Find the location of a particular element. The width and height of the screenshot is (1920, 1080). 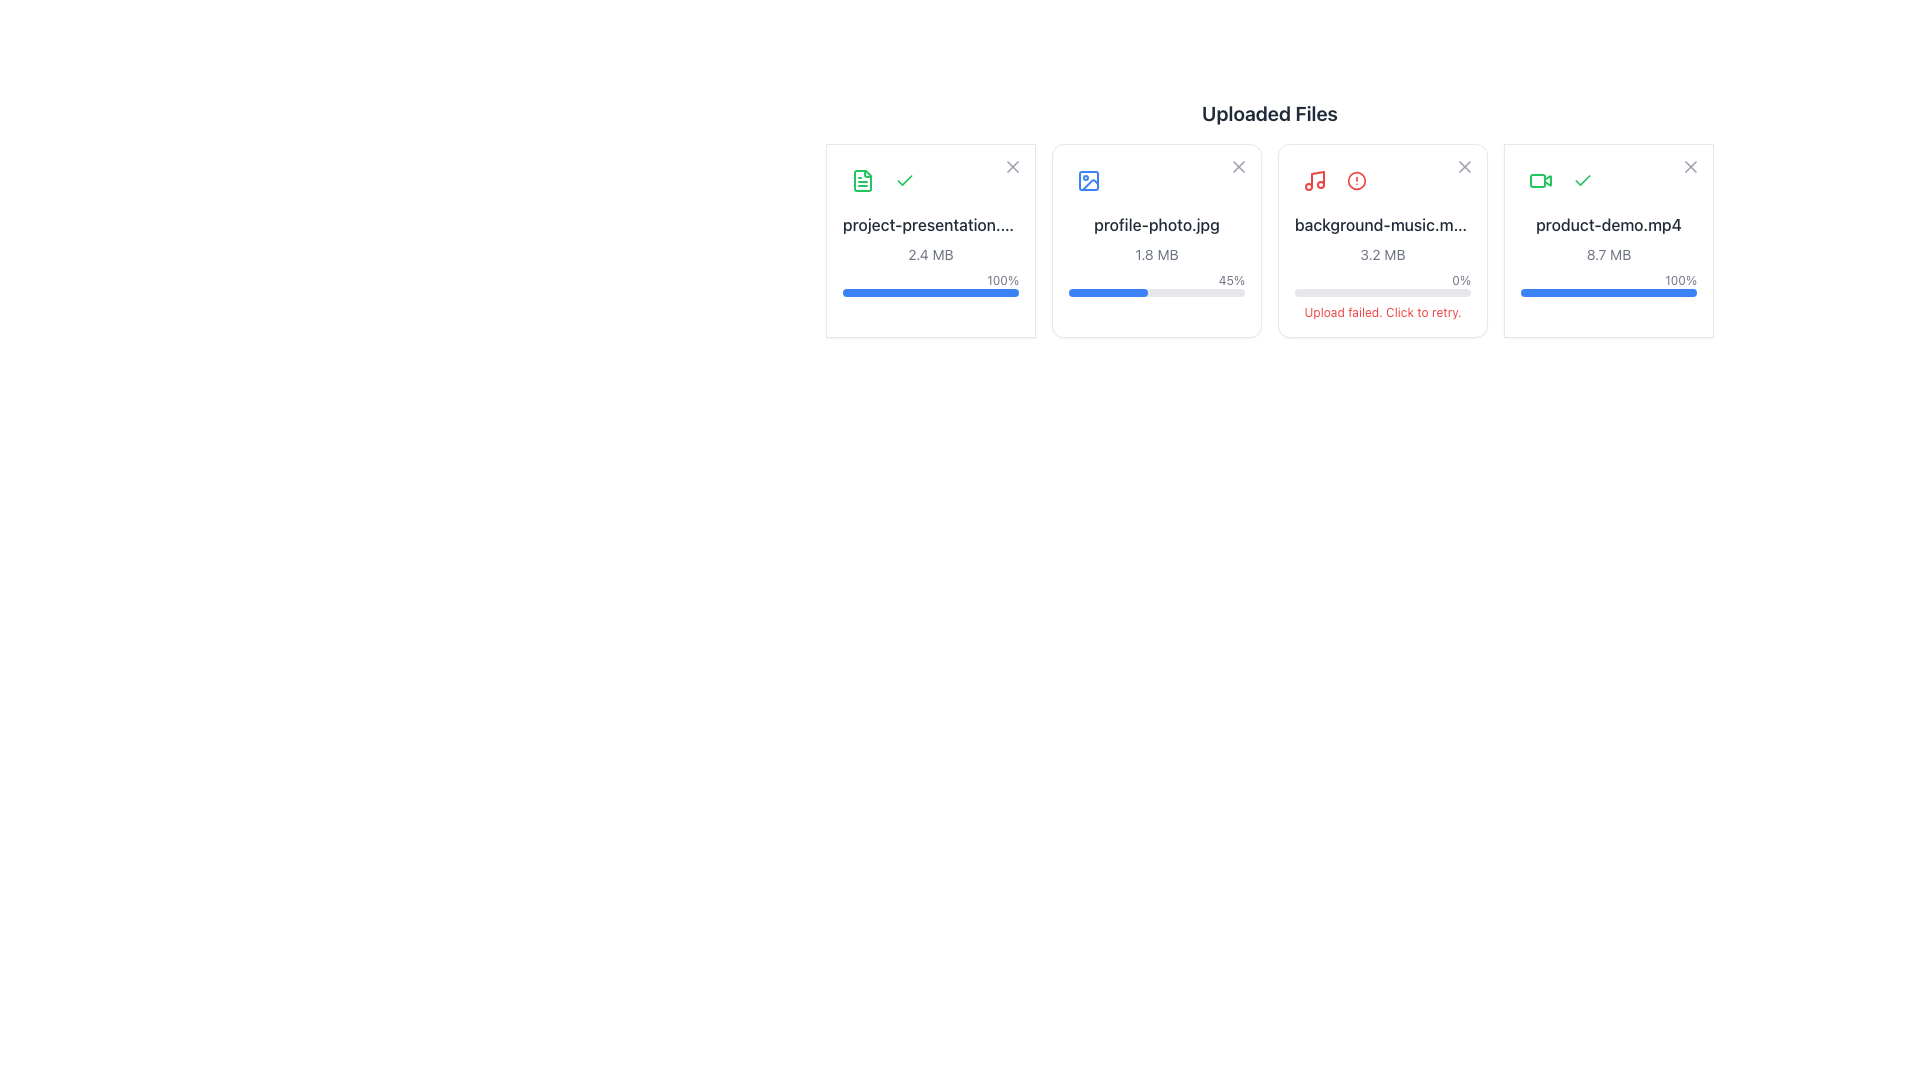

the horizontal progress bar with a blue-filled section representing the progress for the second file in the 'Uploaded Files' section, located at the bottom of the 'profile-photo.jpg' file upload card is located at coordinates (1156, 293).